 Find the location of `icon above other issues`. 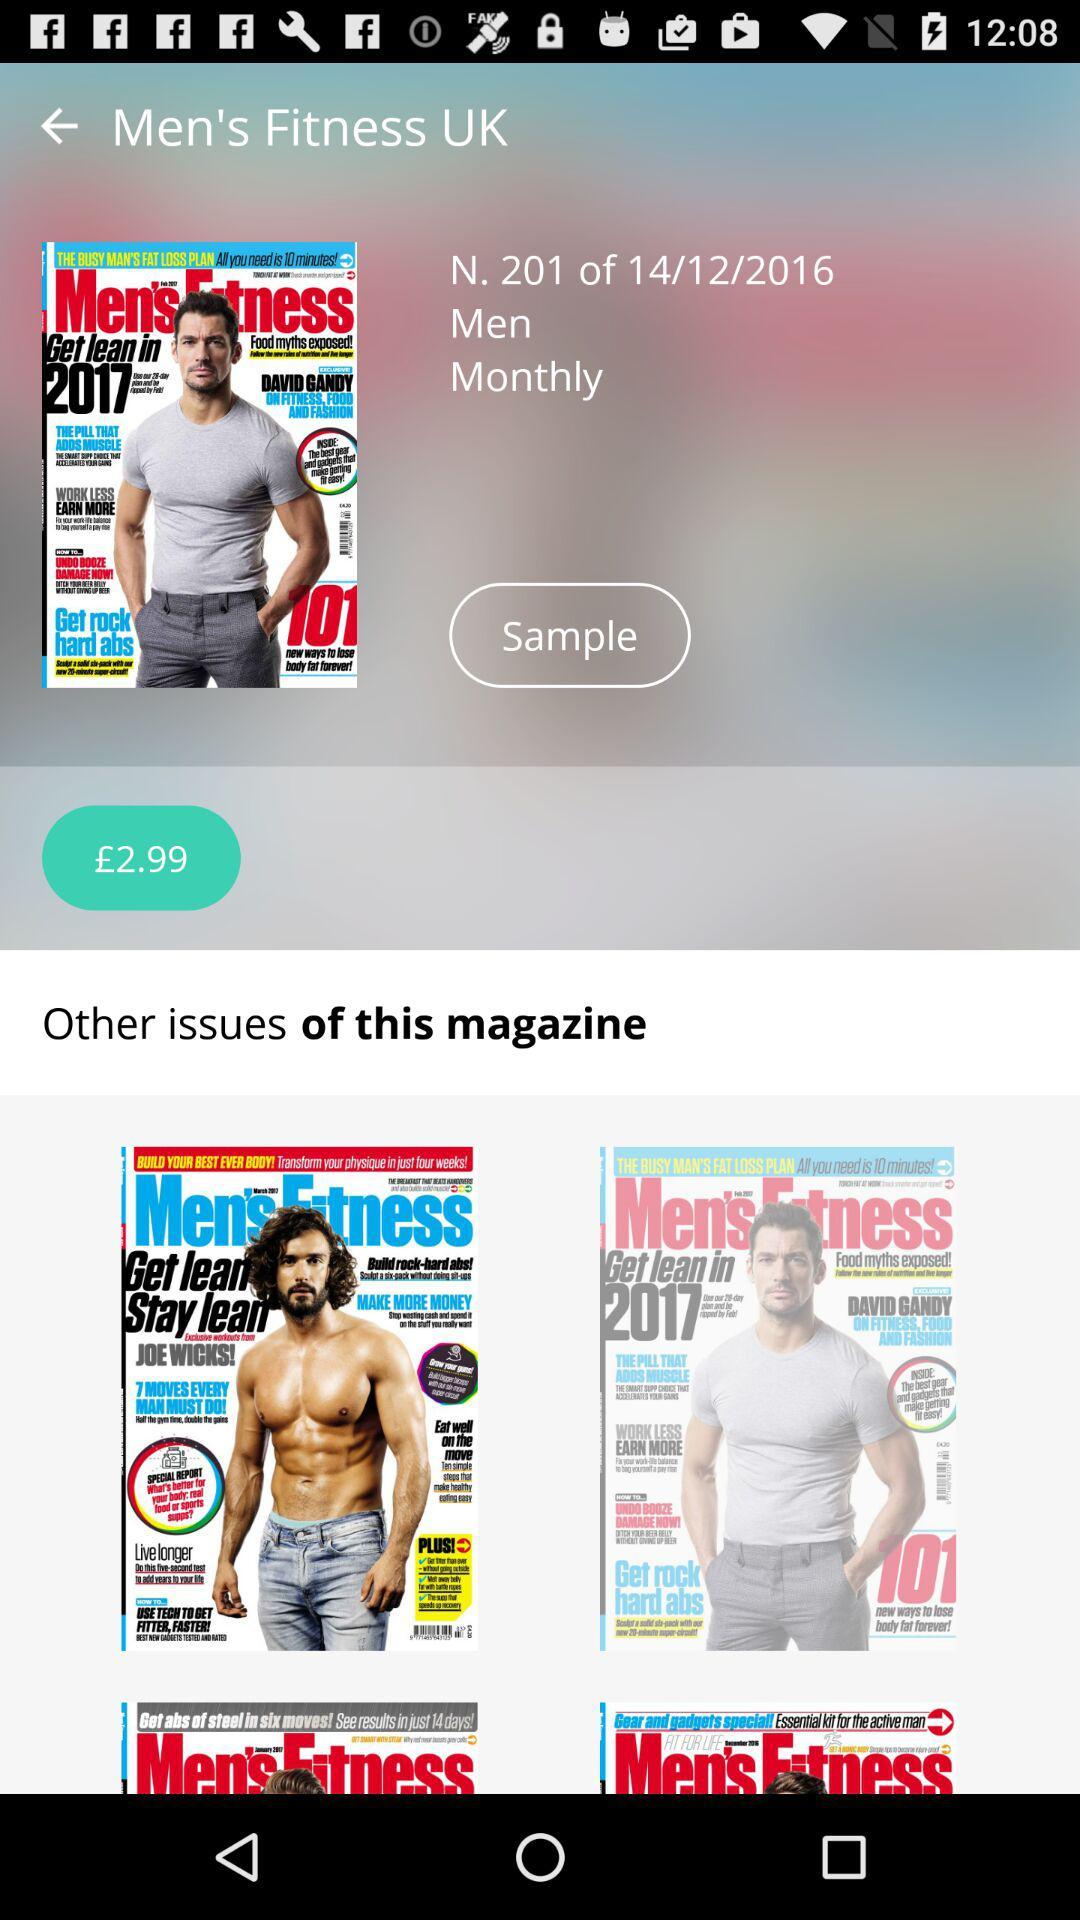

icon above other issues is located at coordinates (140, 858).